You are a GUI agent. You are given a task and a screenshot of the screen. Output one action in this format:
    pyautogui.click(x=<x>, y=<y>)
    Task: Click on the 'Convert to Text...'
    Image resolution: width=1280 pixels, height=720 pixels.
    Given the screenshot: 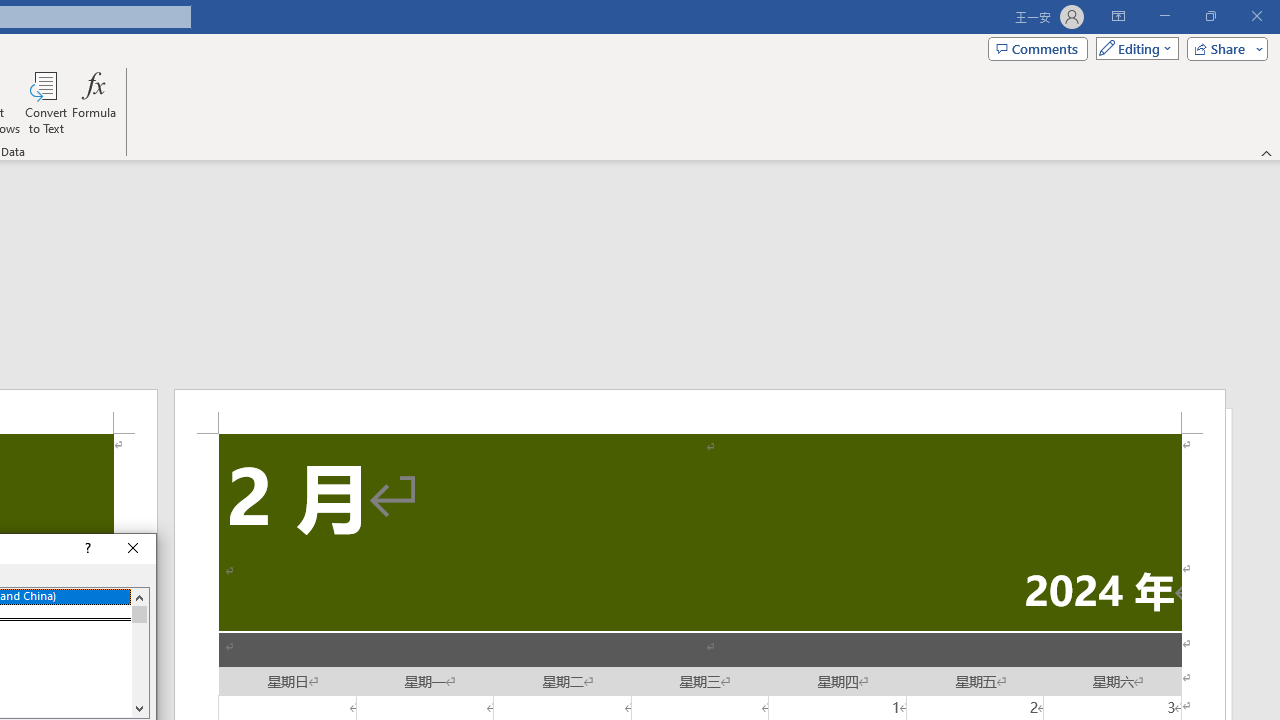 What is the action you would take?
    pyautogui.click(x=46, y=103)
    